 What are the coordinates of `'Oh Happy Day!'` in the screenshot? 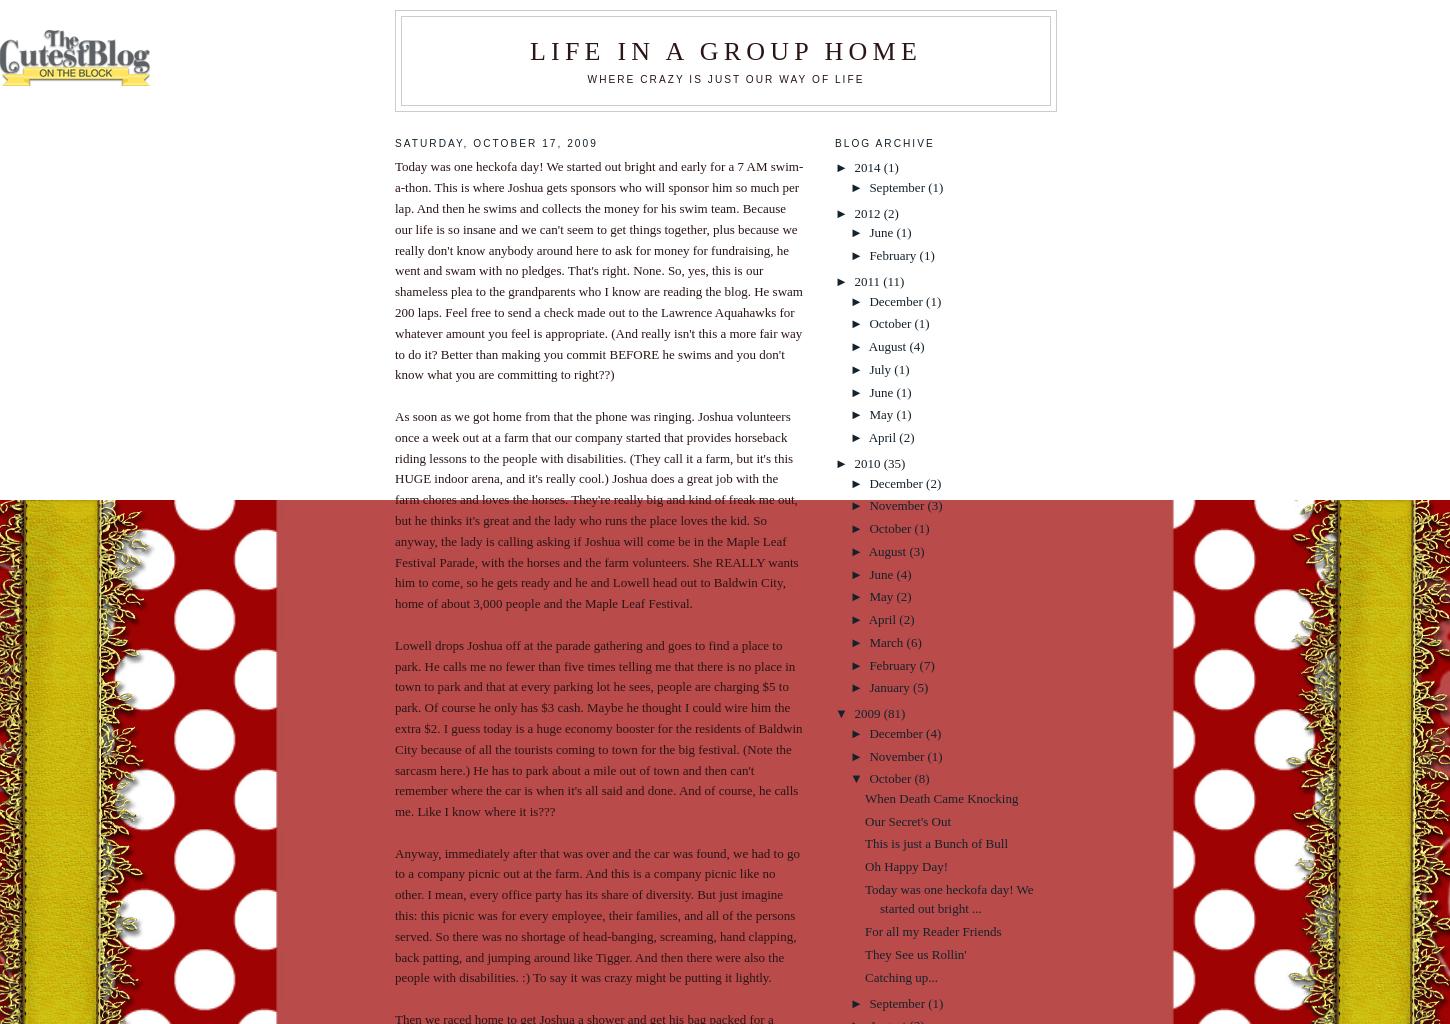 It's located at (905, 866).